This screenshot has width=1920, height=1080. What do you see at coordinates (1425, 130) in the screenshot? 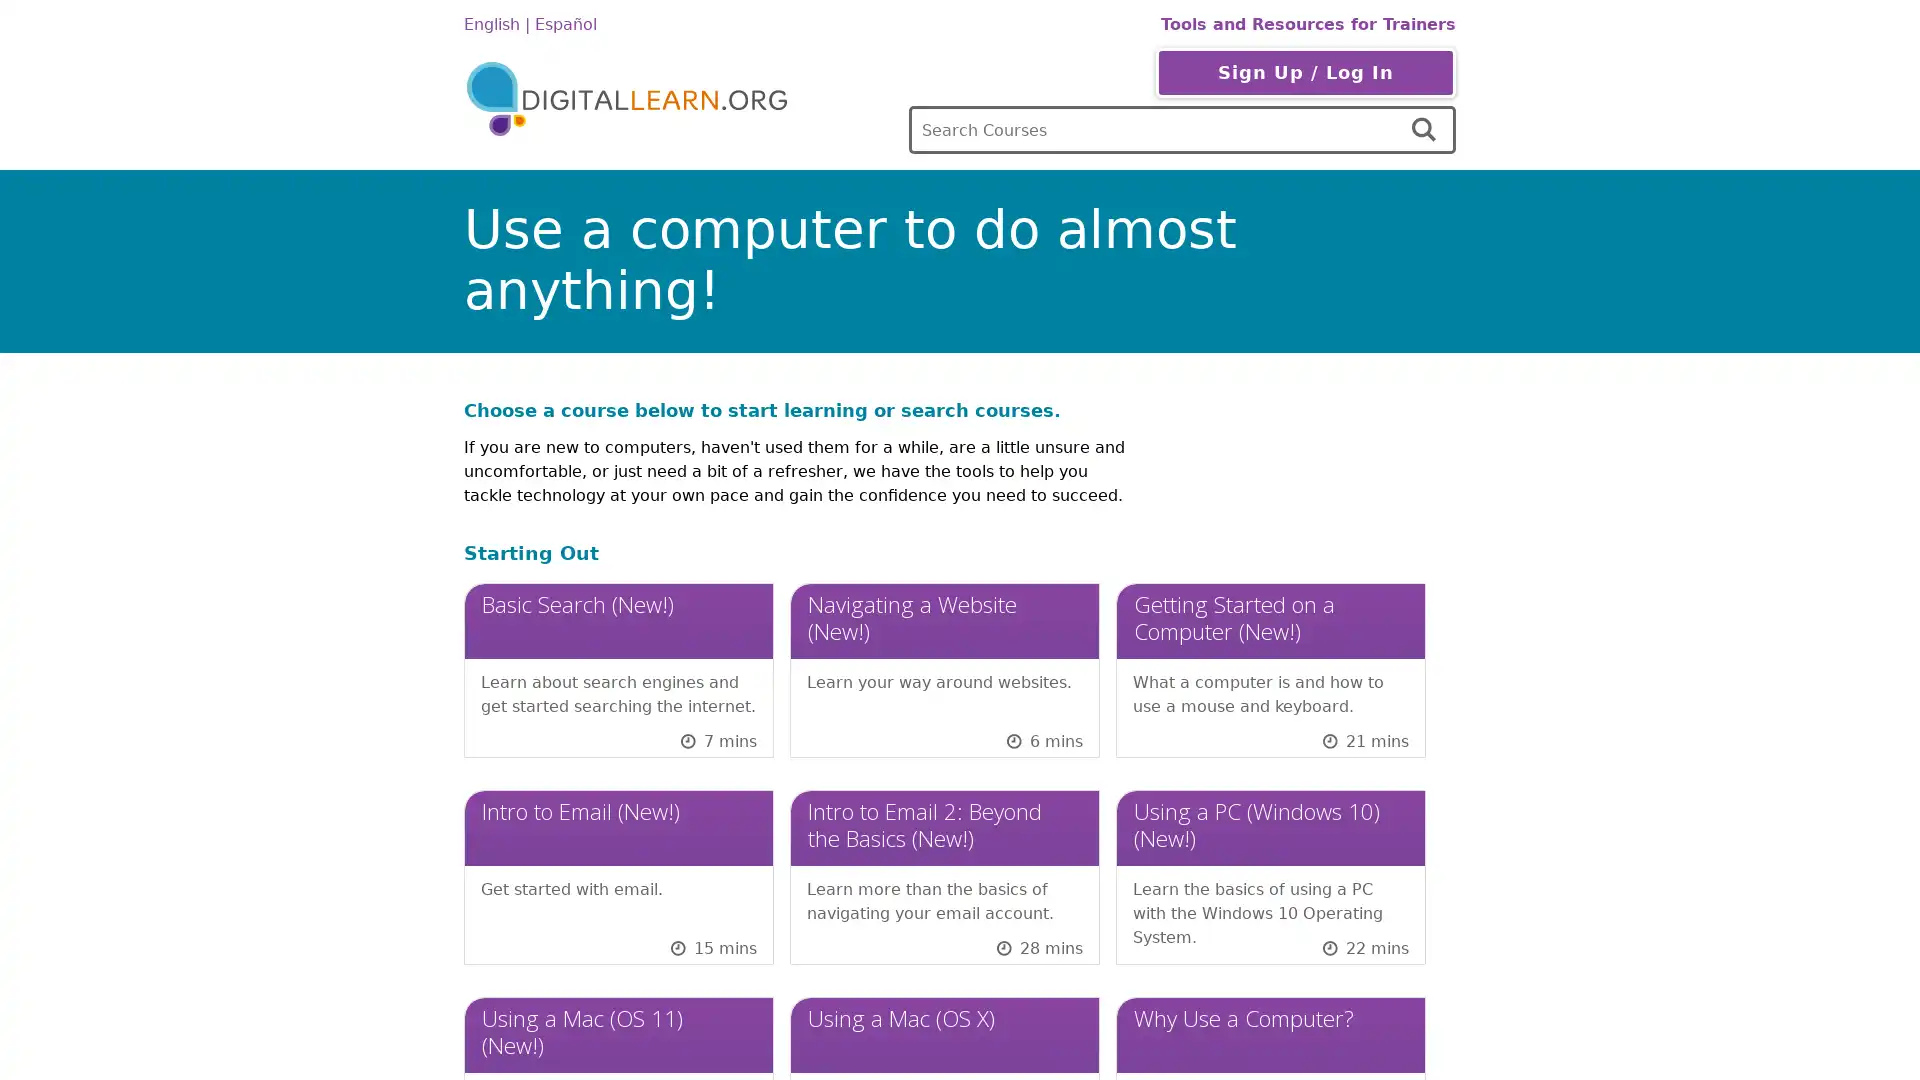
I see `search` at bounding box center [1425, 130].